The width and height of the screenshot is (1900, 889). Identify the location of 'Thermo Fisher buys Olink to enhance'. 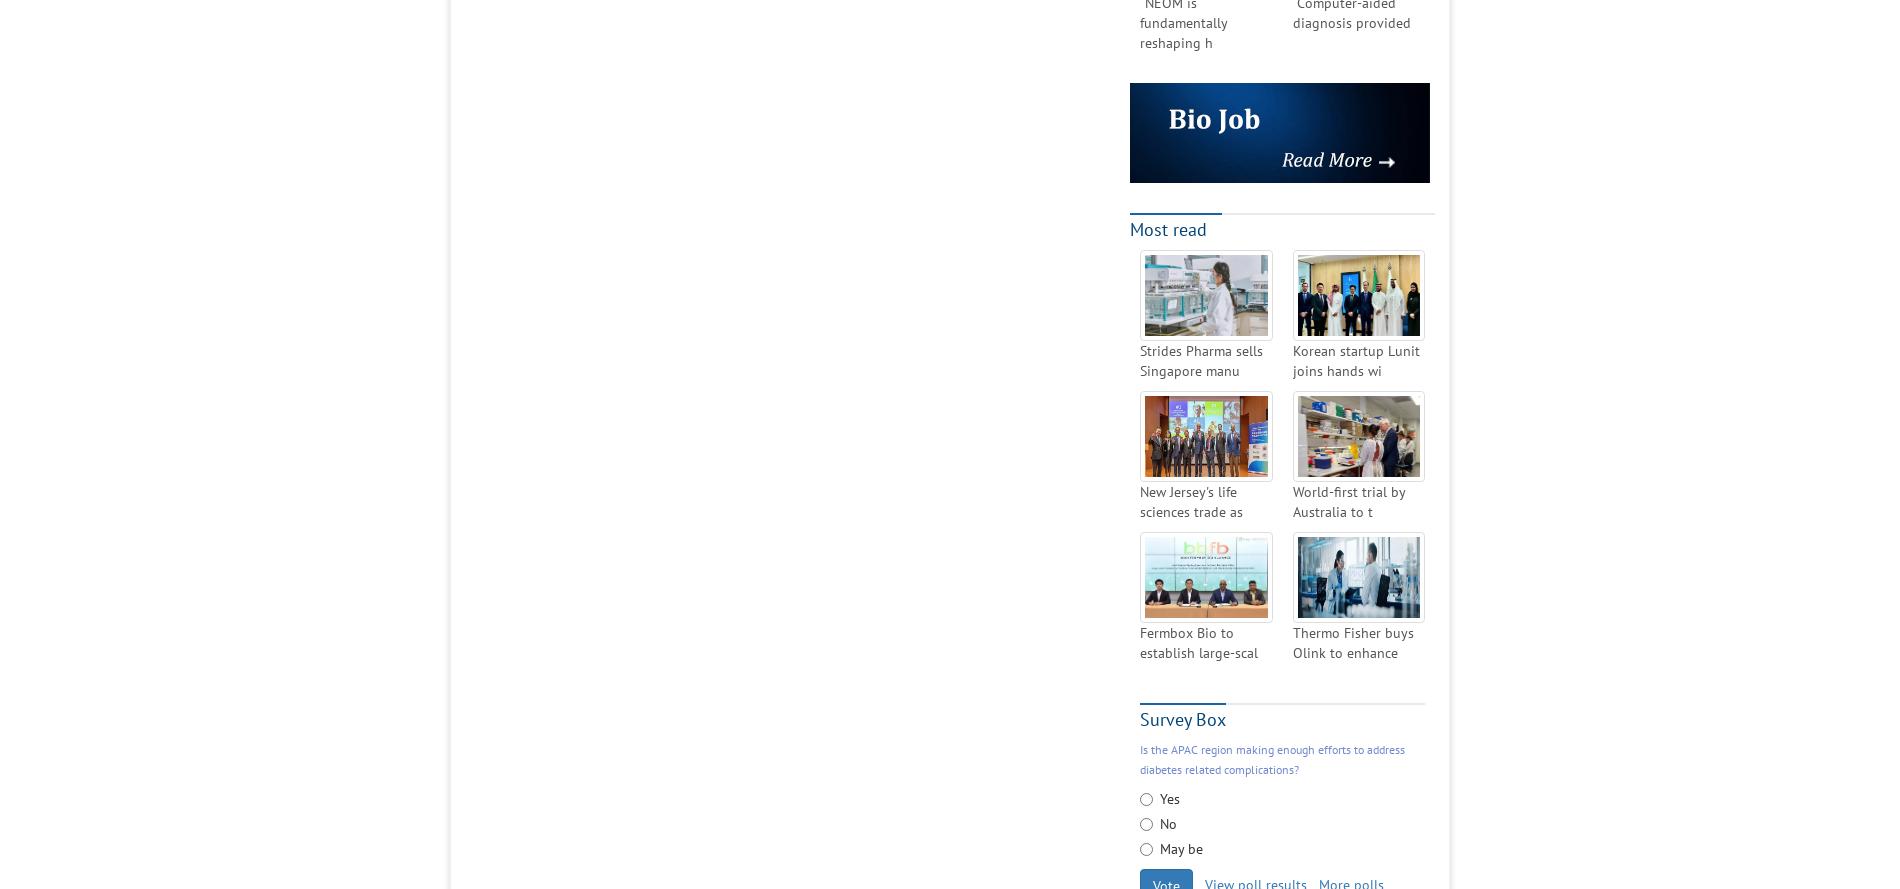
(1351, 642).